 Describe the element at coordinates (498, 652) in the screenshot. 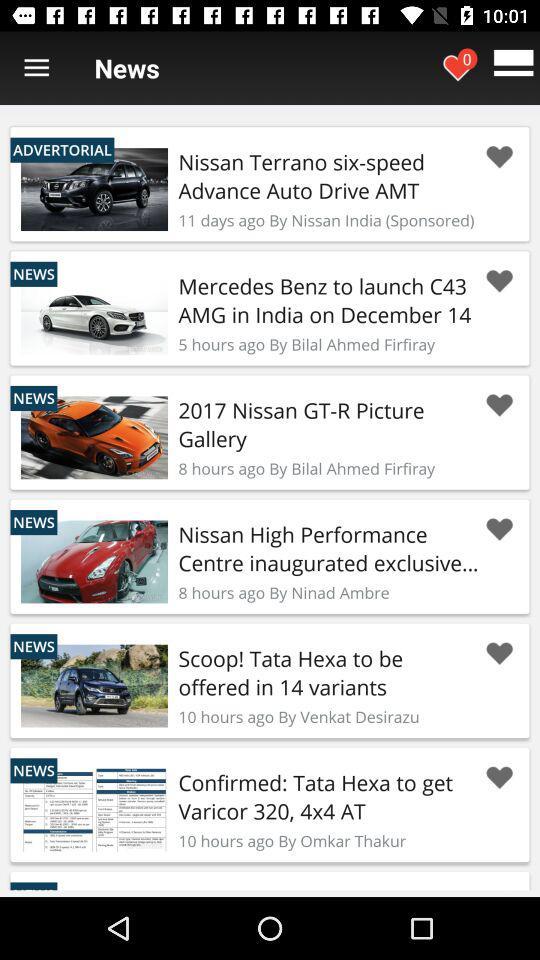

I see `news` at that location.